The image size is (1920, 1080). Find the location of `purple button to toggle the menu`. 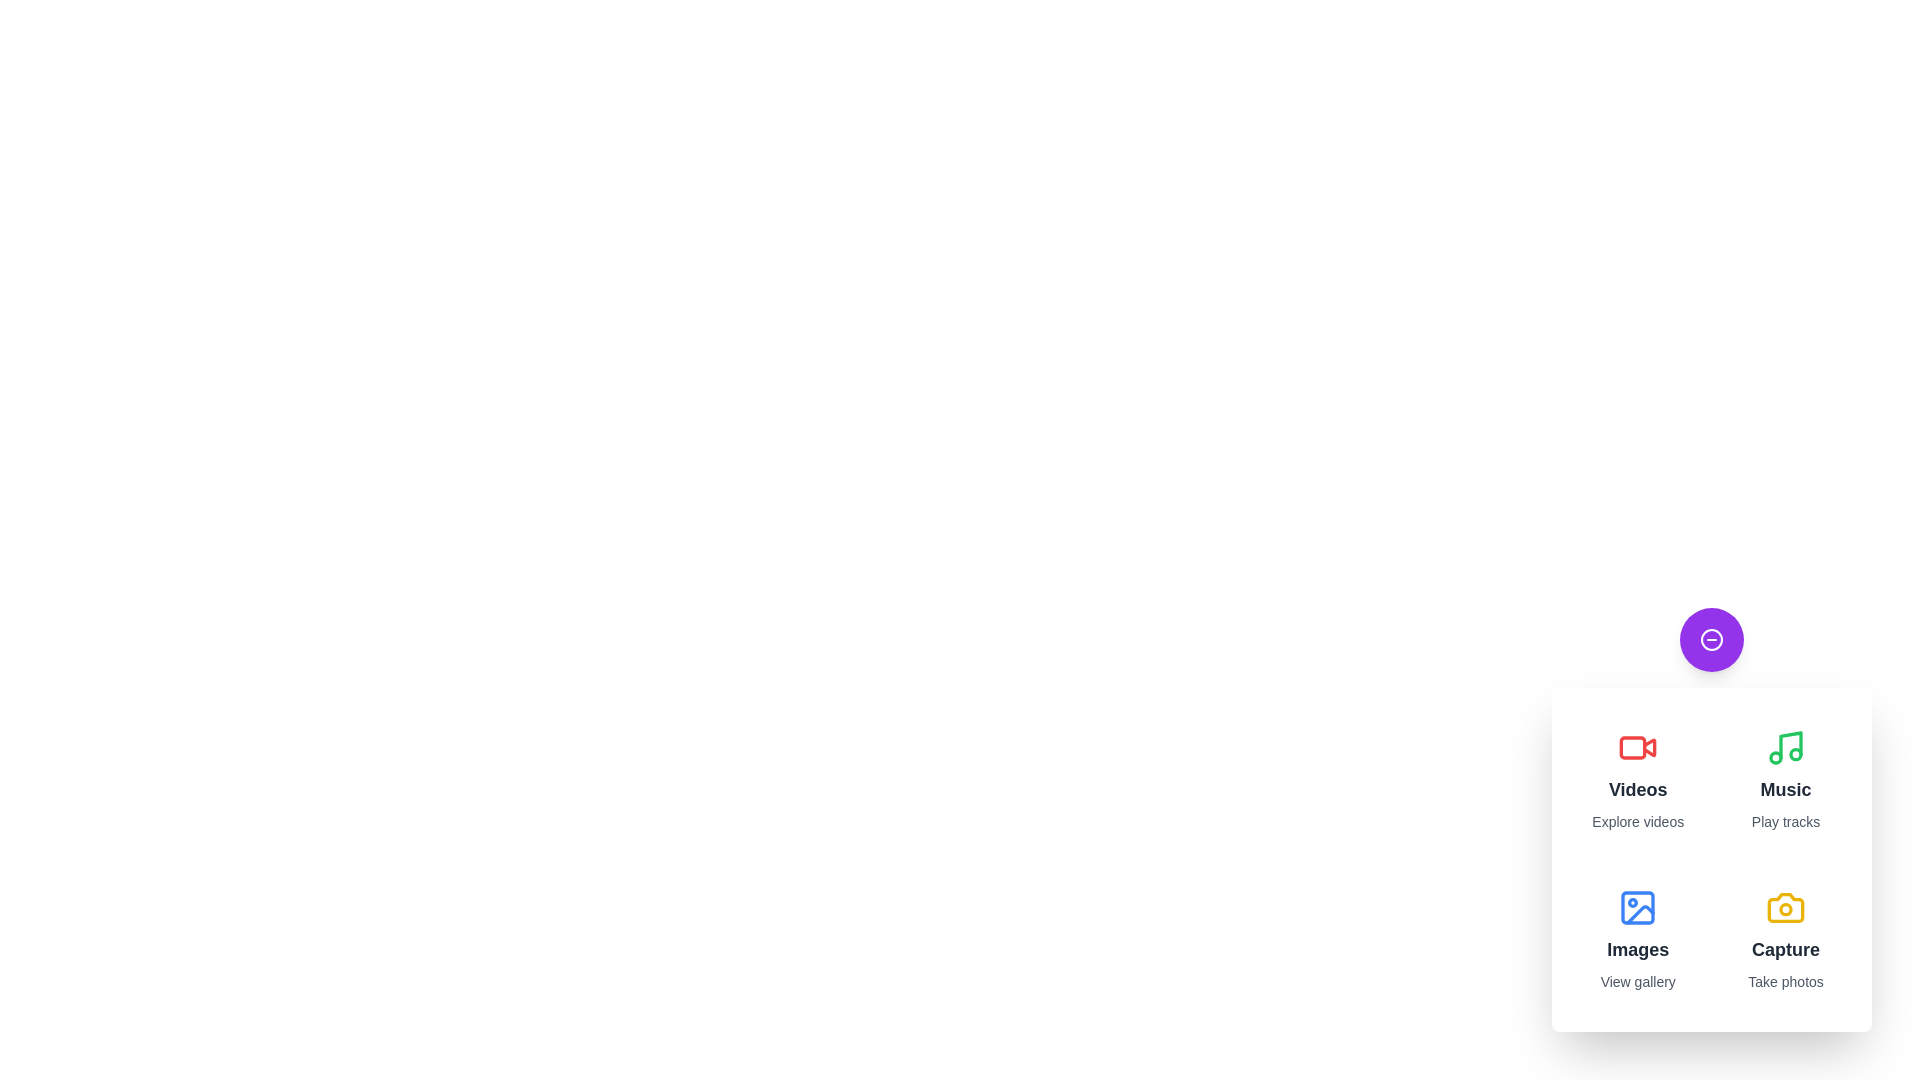

purple button to toggle the menu is located at coordinates (1711, 640).